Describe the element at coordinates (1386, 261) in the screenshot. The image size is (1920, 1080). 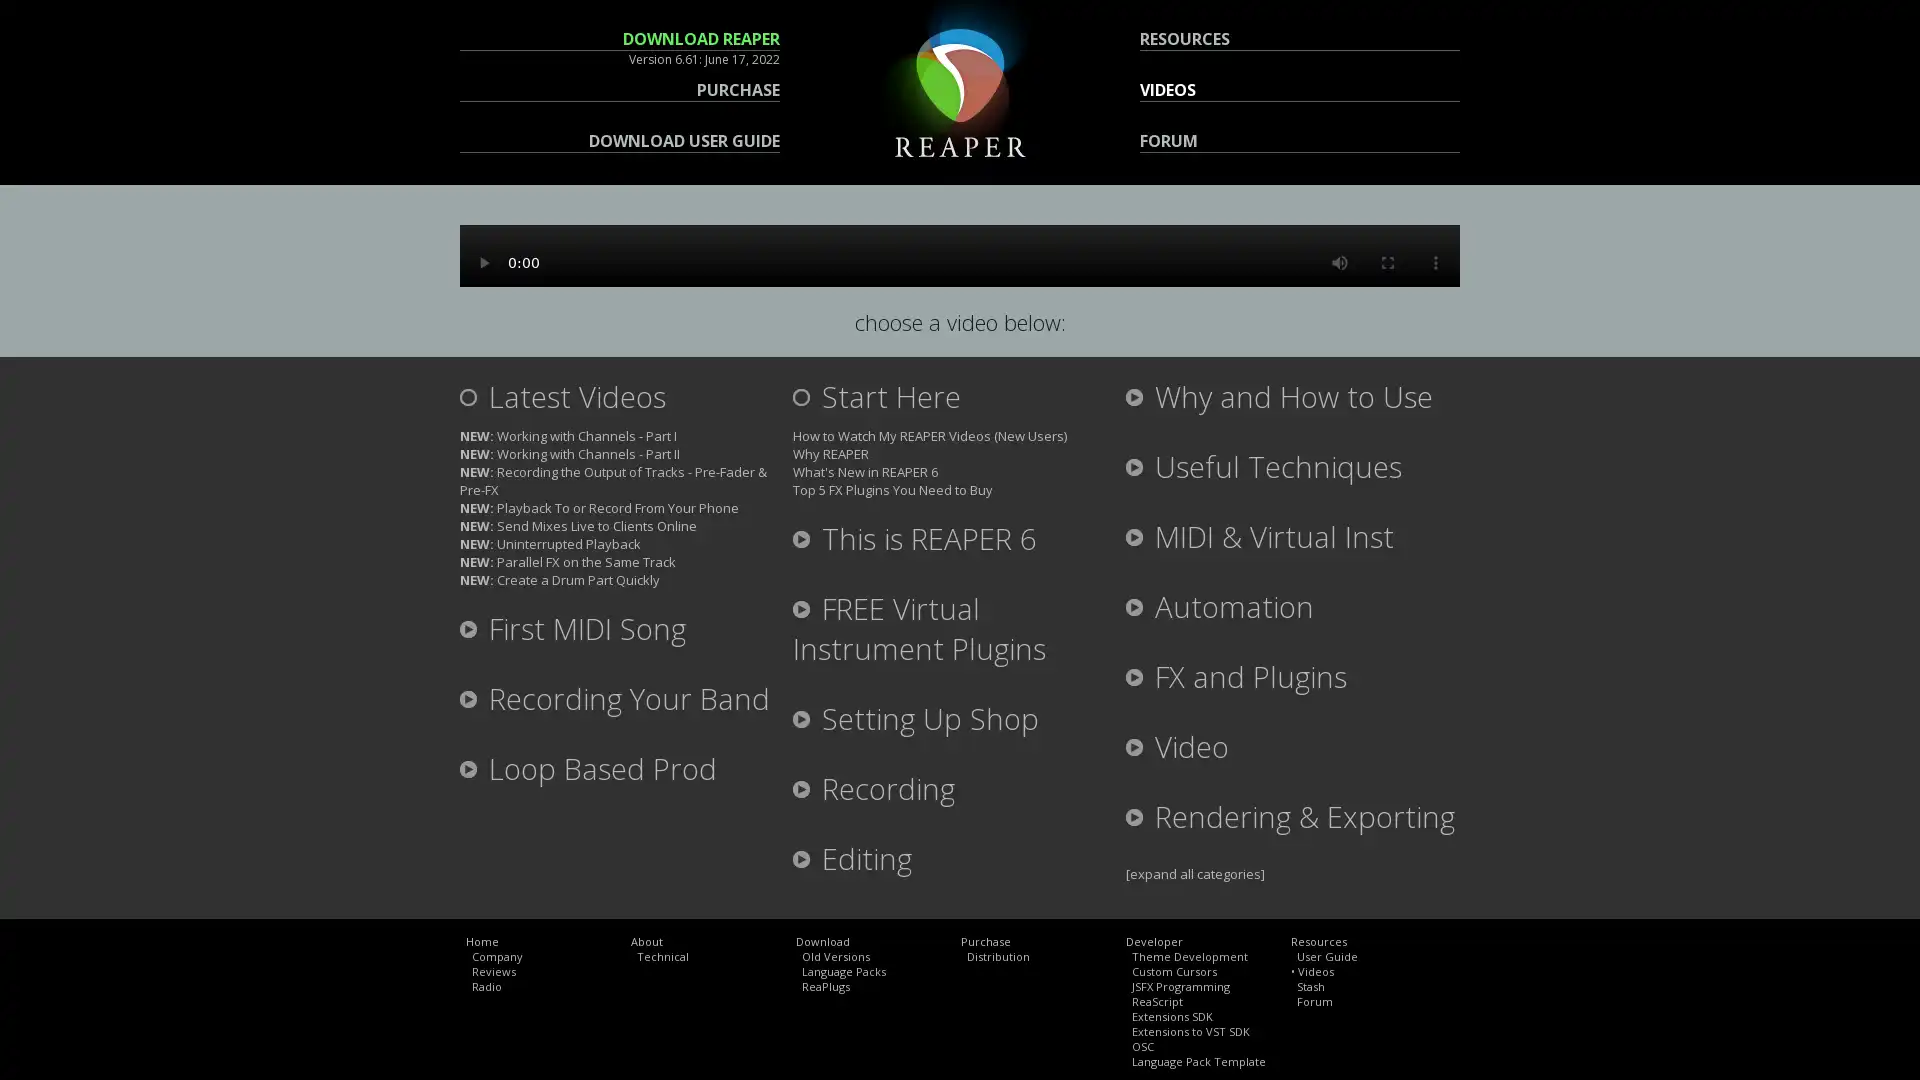
I see `enter full screen` at that location.